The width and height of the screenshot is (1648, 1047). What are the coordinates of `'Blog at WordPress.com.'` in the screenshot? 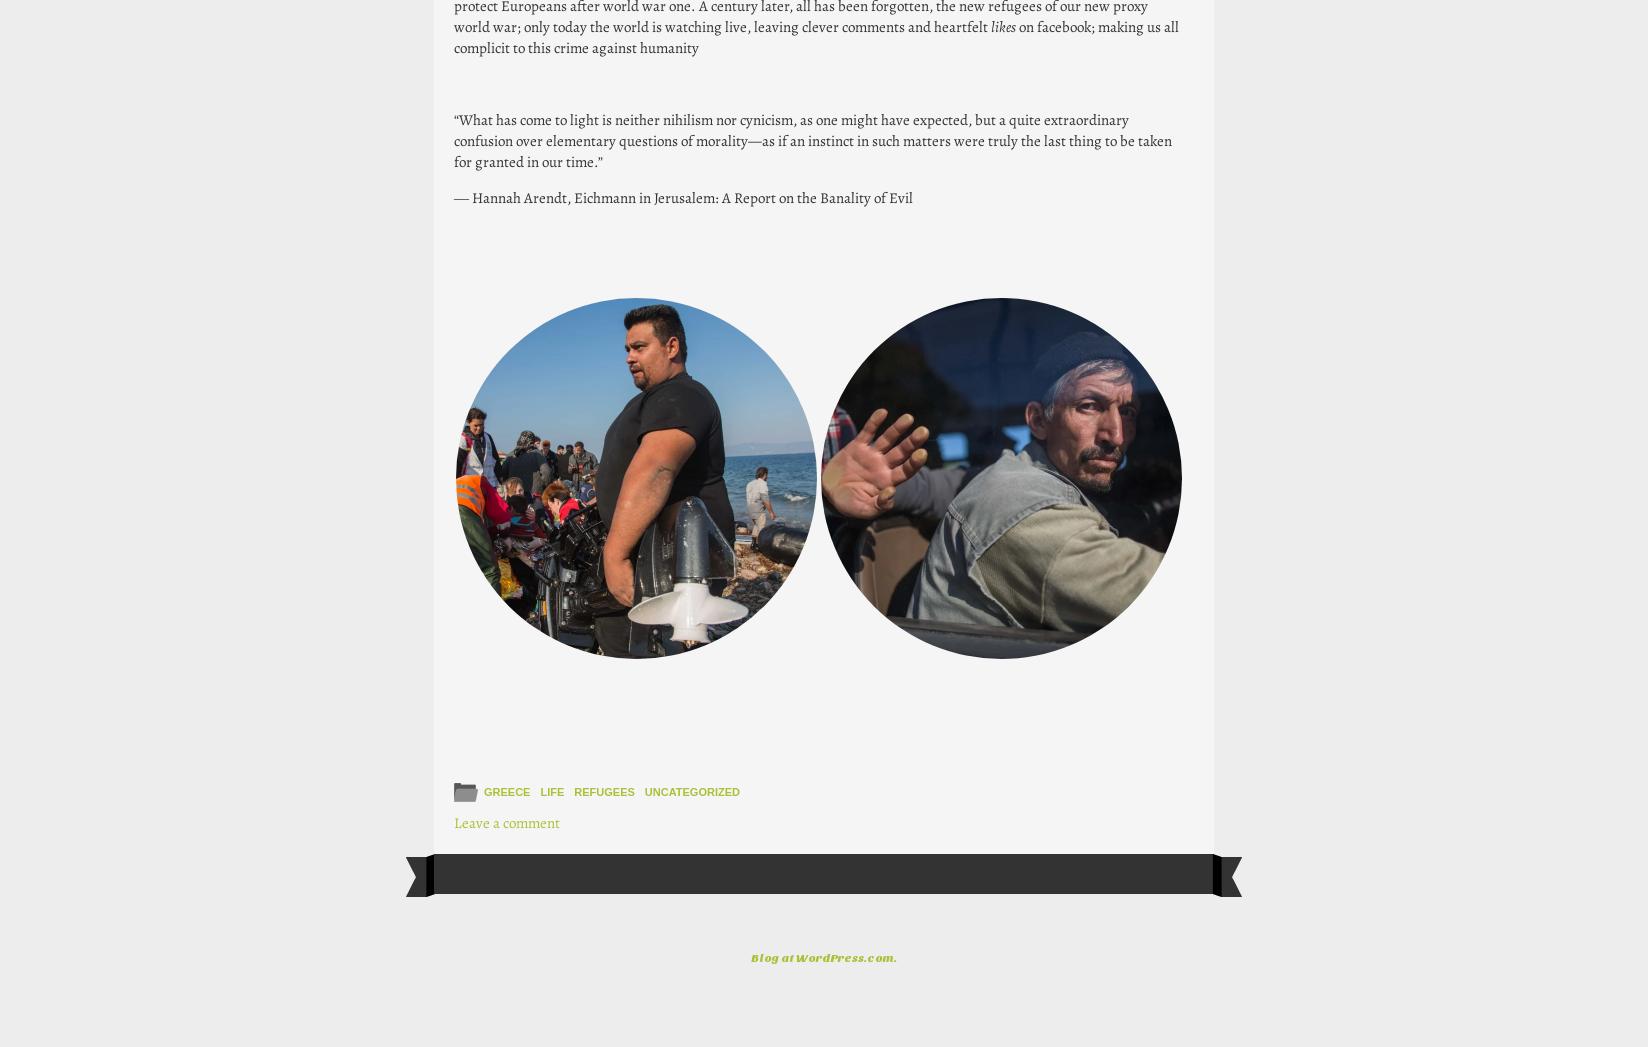 It's located at (824, 955).